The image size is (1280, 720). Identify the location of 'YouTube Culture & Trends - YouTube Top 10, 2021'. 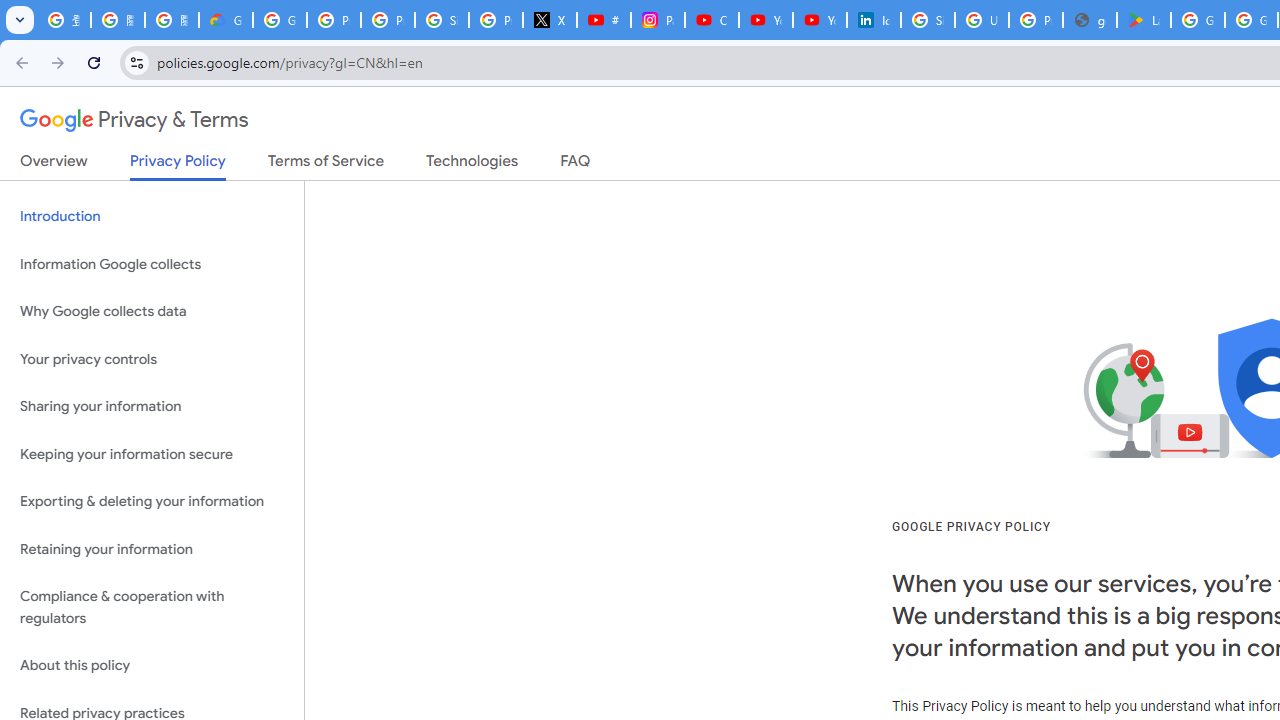
(819, 20).